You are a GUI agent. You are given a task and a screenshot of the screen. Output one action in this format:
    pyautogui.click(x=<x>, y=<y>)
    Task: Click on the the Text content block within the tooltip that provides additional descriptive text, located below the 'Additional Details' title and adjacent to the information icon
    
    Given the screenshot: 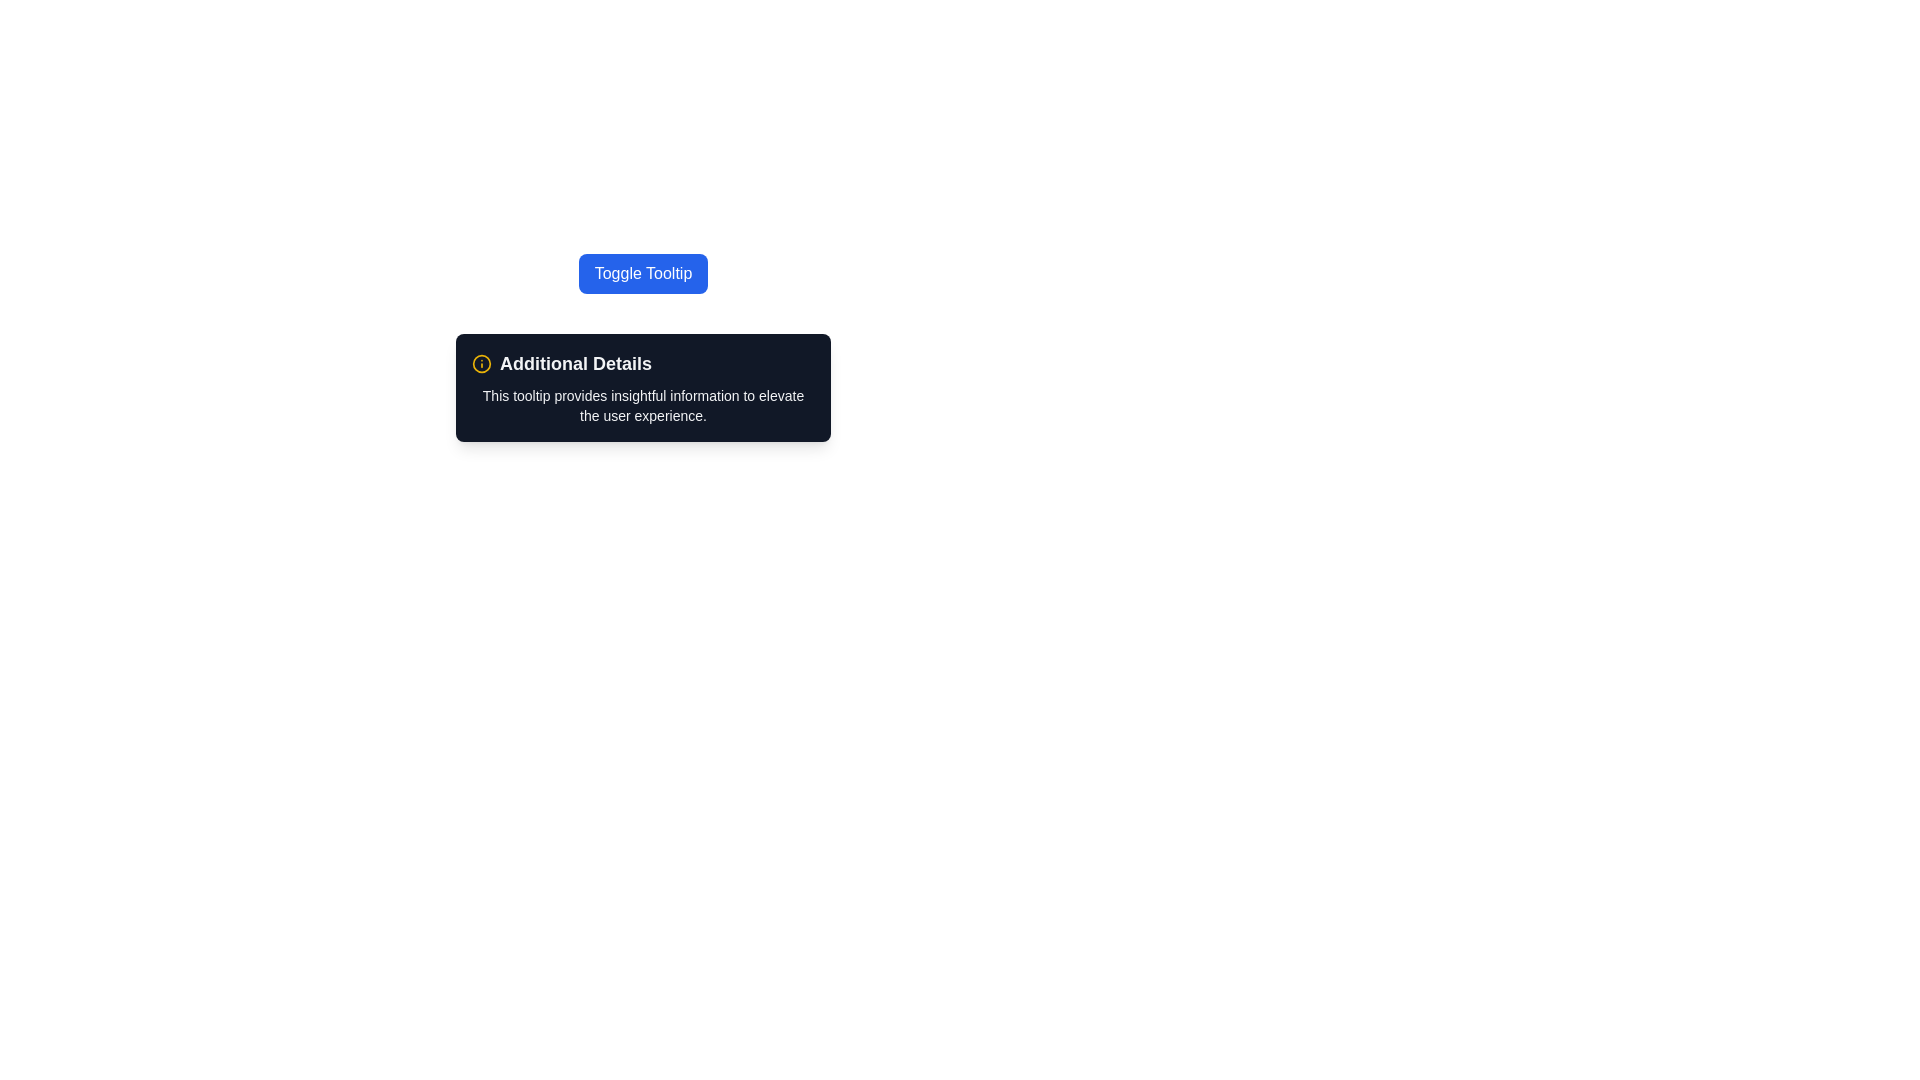 What is the action you would take?
    pyautogui.click(x=643, y=405)
    